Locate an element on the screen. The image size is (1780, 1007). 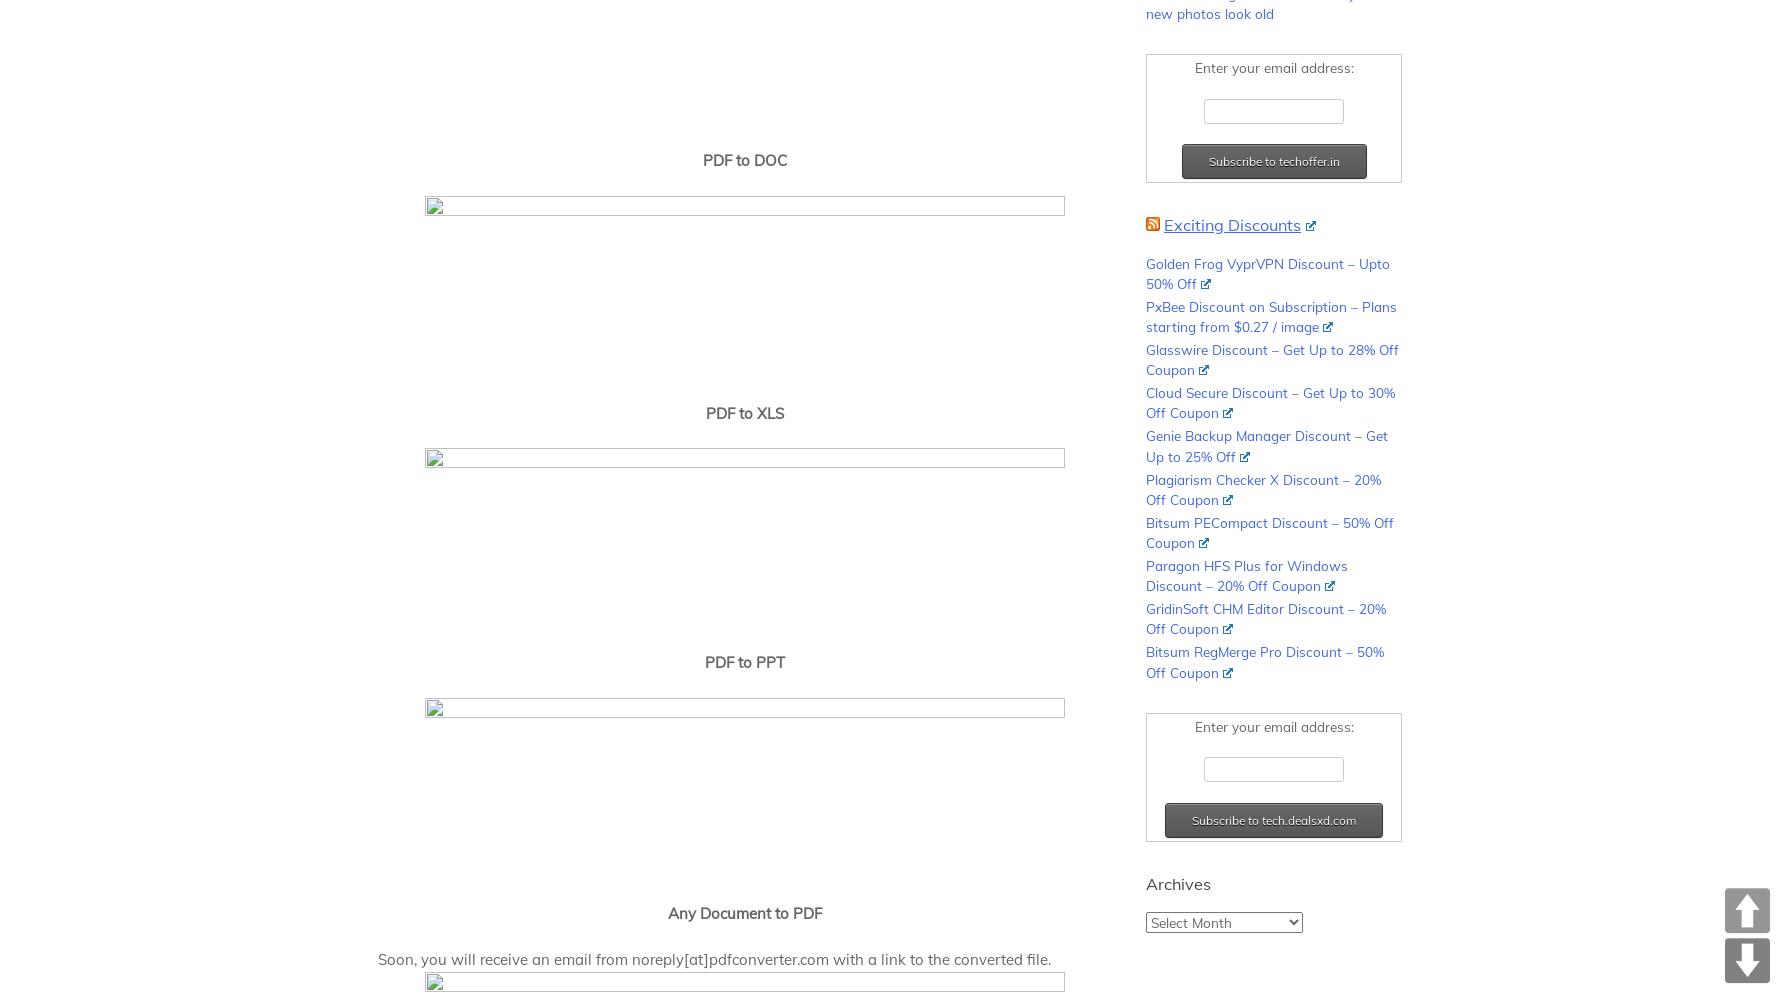
'Cloud Secure Discount – Get Up to 30% Off Coupon' is located at coordinates (1269, 402).